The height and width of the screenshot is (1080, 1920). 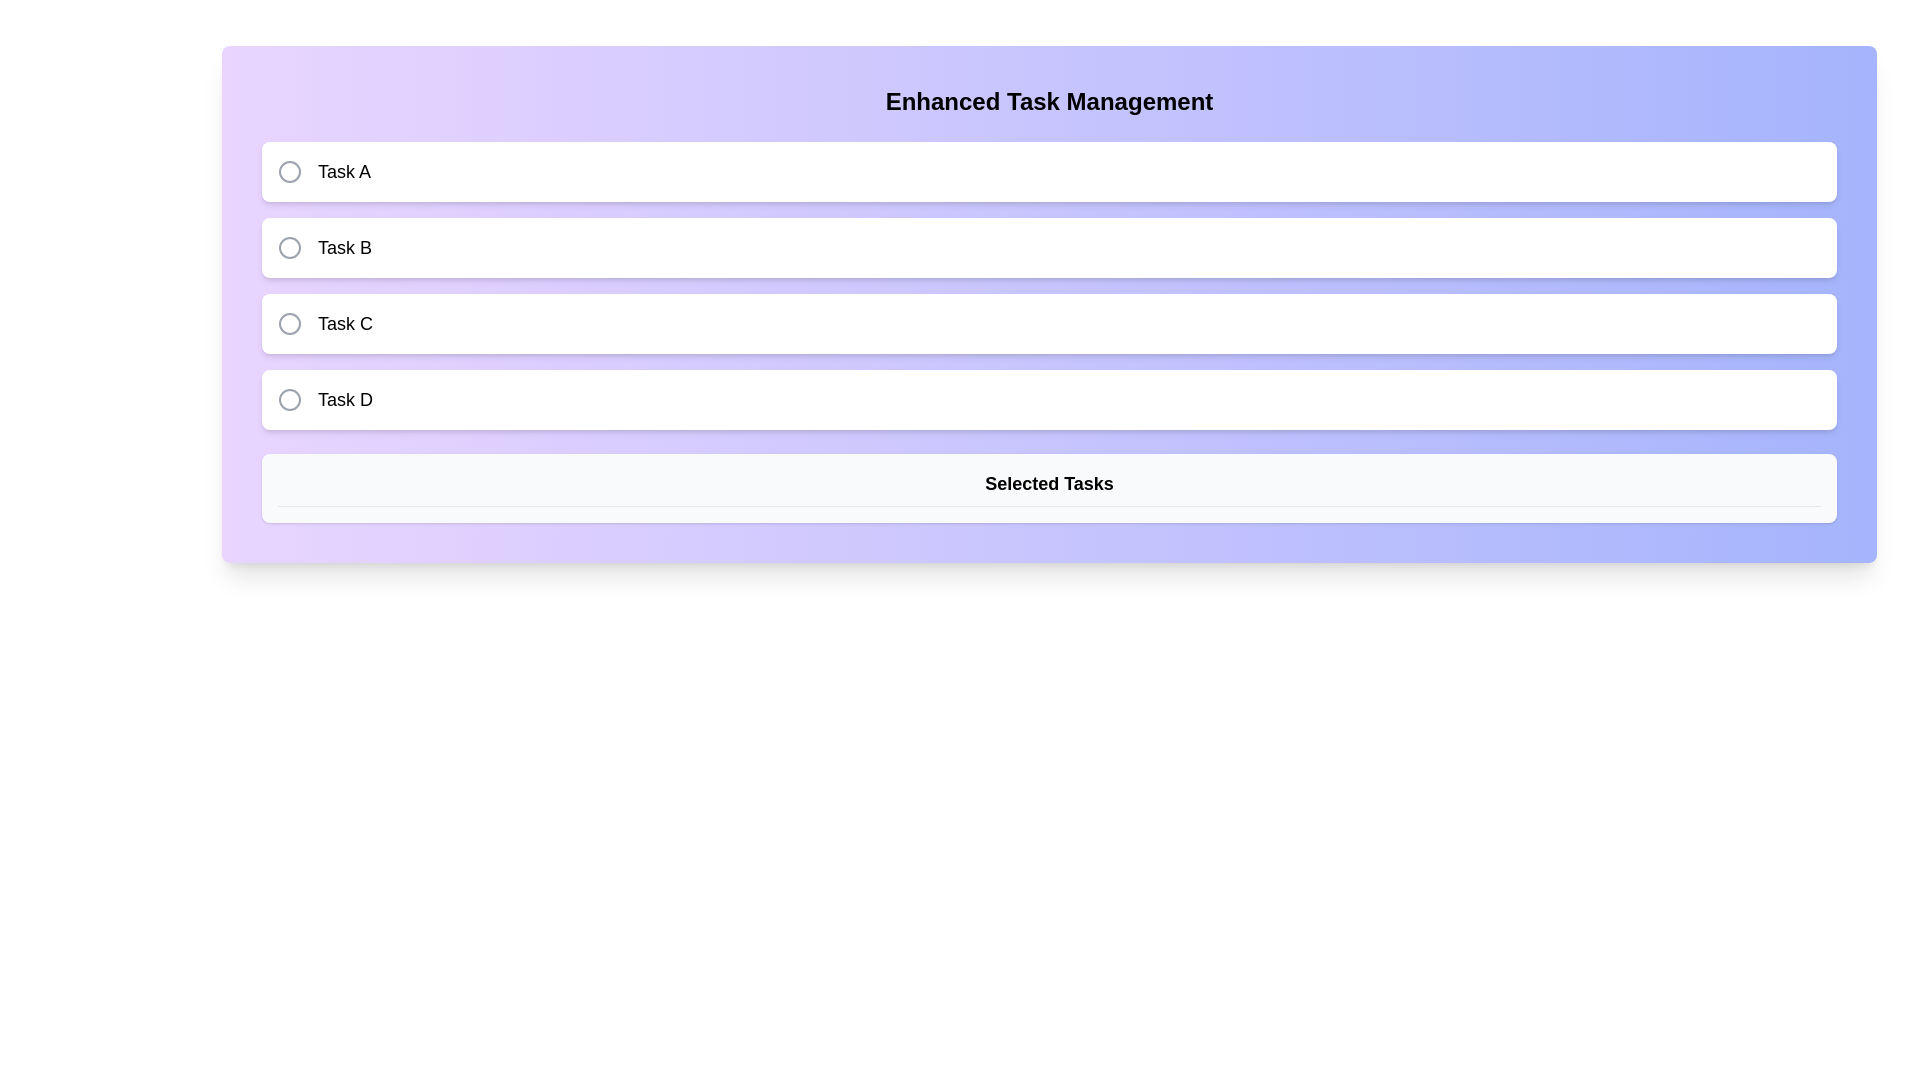 What do you see at coordinates (345, 400) in the screenshot?
I see `the task` at bounding box center [345, 400].